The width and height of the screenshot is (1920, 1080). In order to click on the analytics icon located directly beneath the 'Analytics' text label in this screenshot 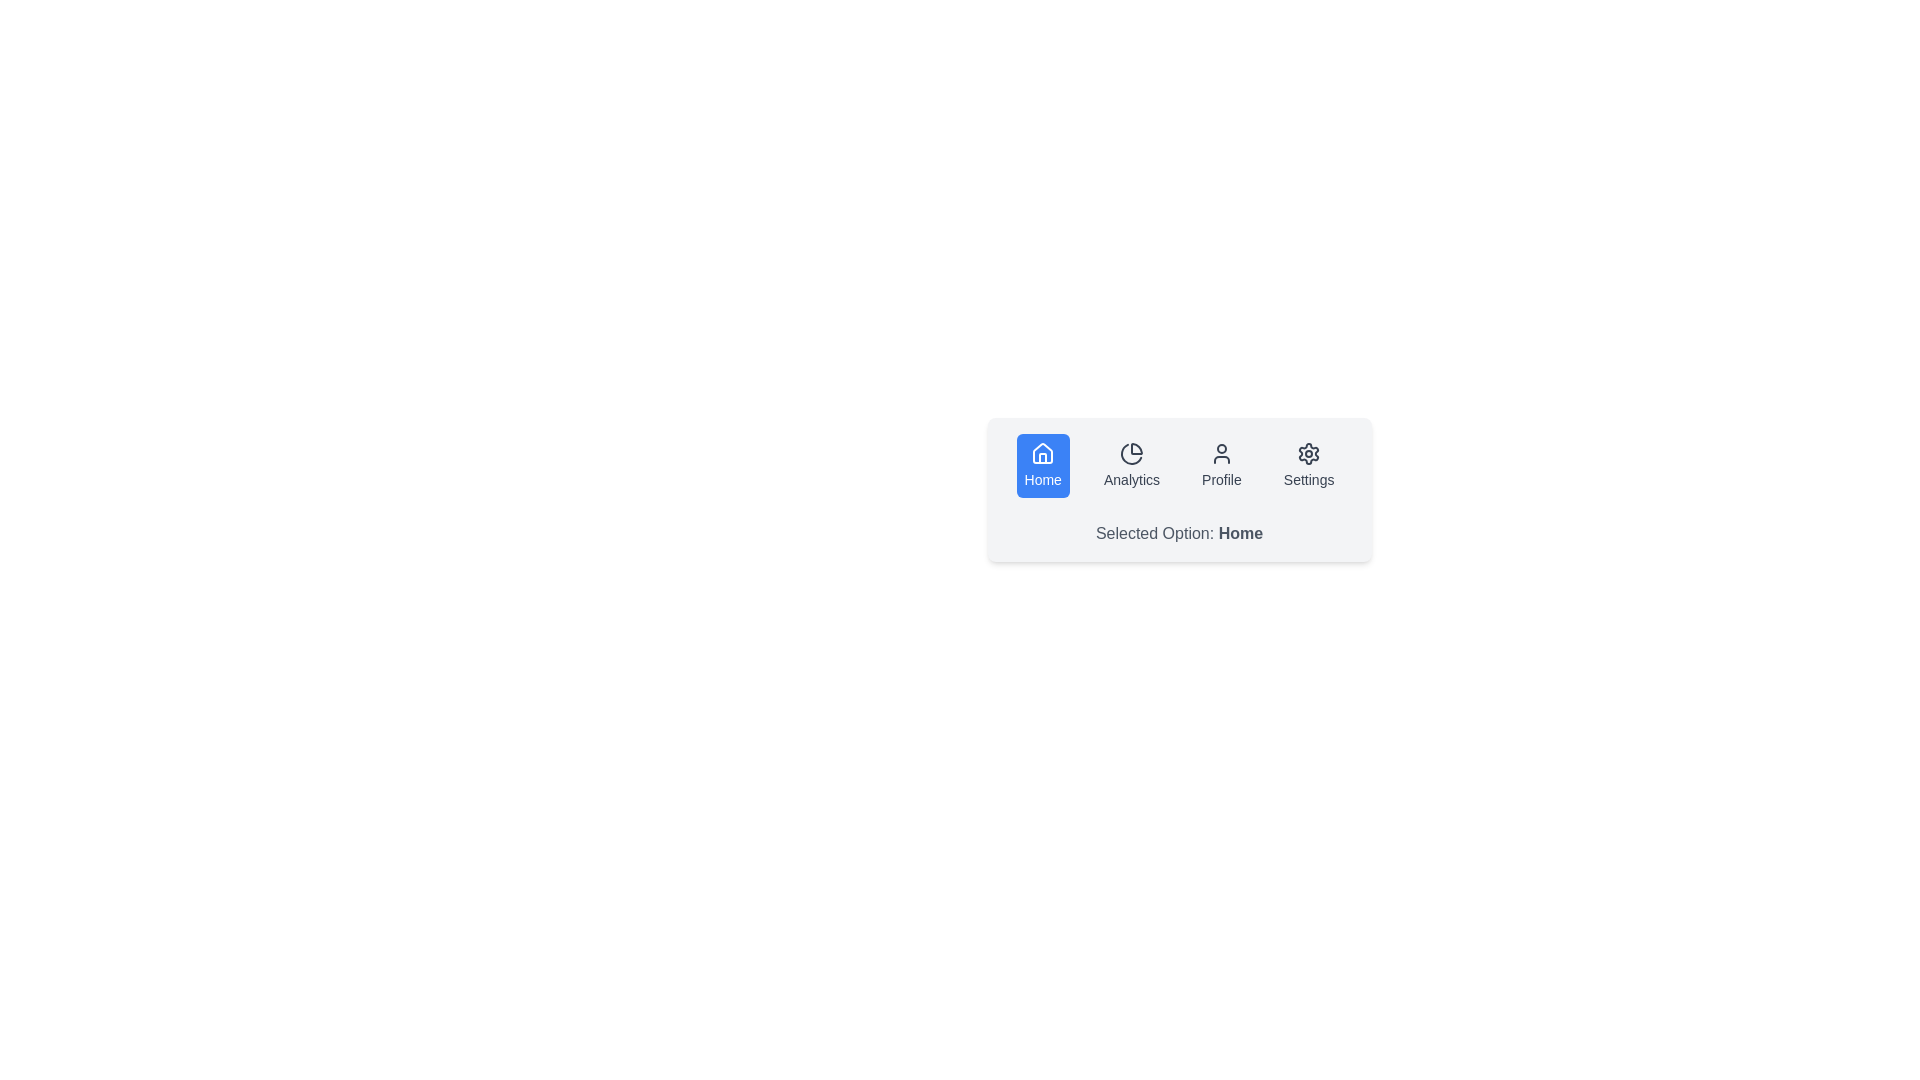, I will do `click(1132, 454)`.